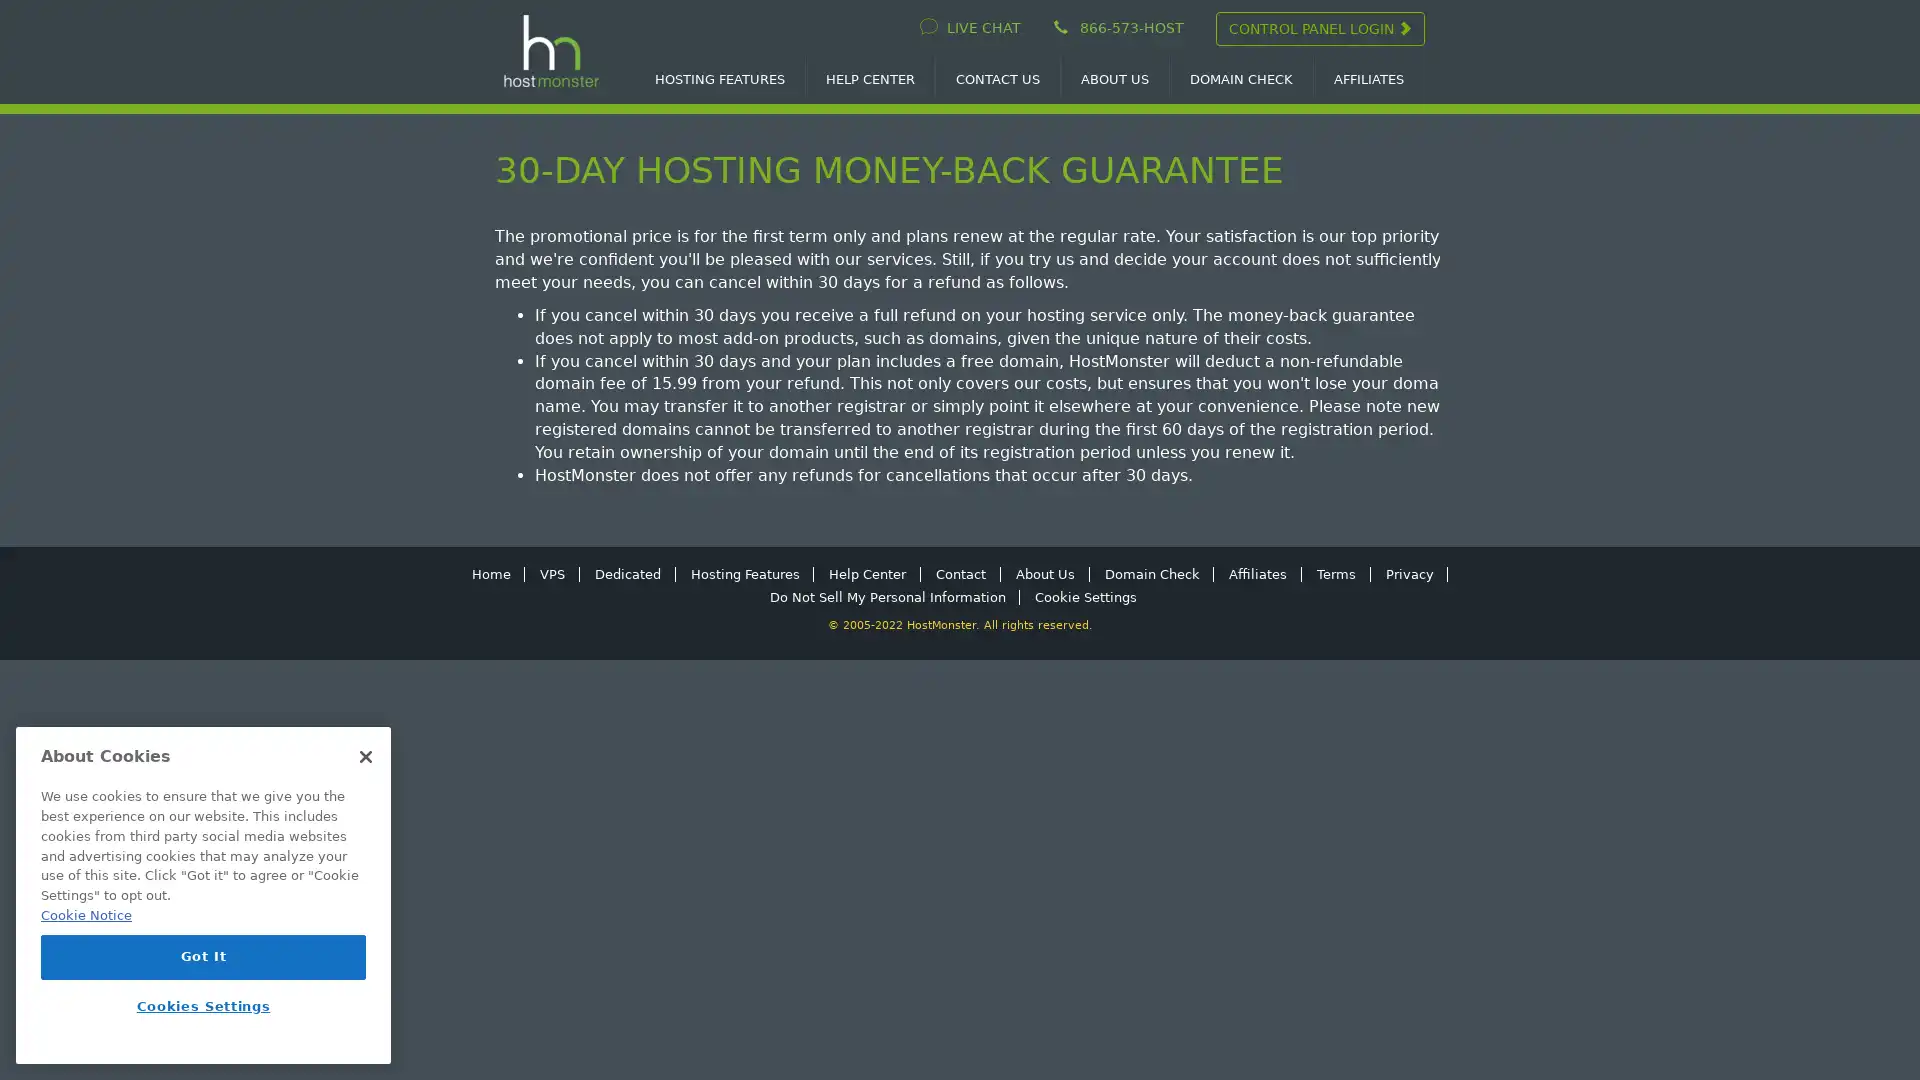 Image resolution: width=1920 pixels, height=1080 pixels. What do you see at coordinates (203, 1006) in the screenshot?
I see `Cookies Settings` at bounding box center [203, 1006].